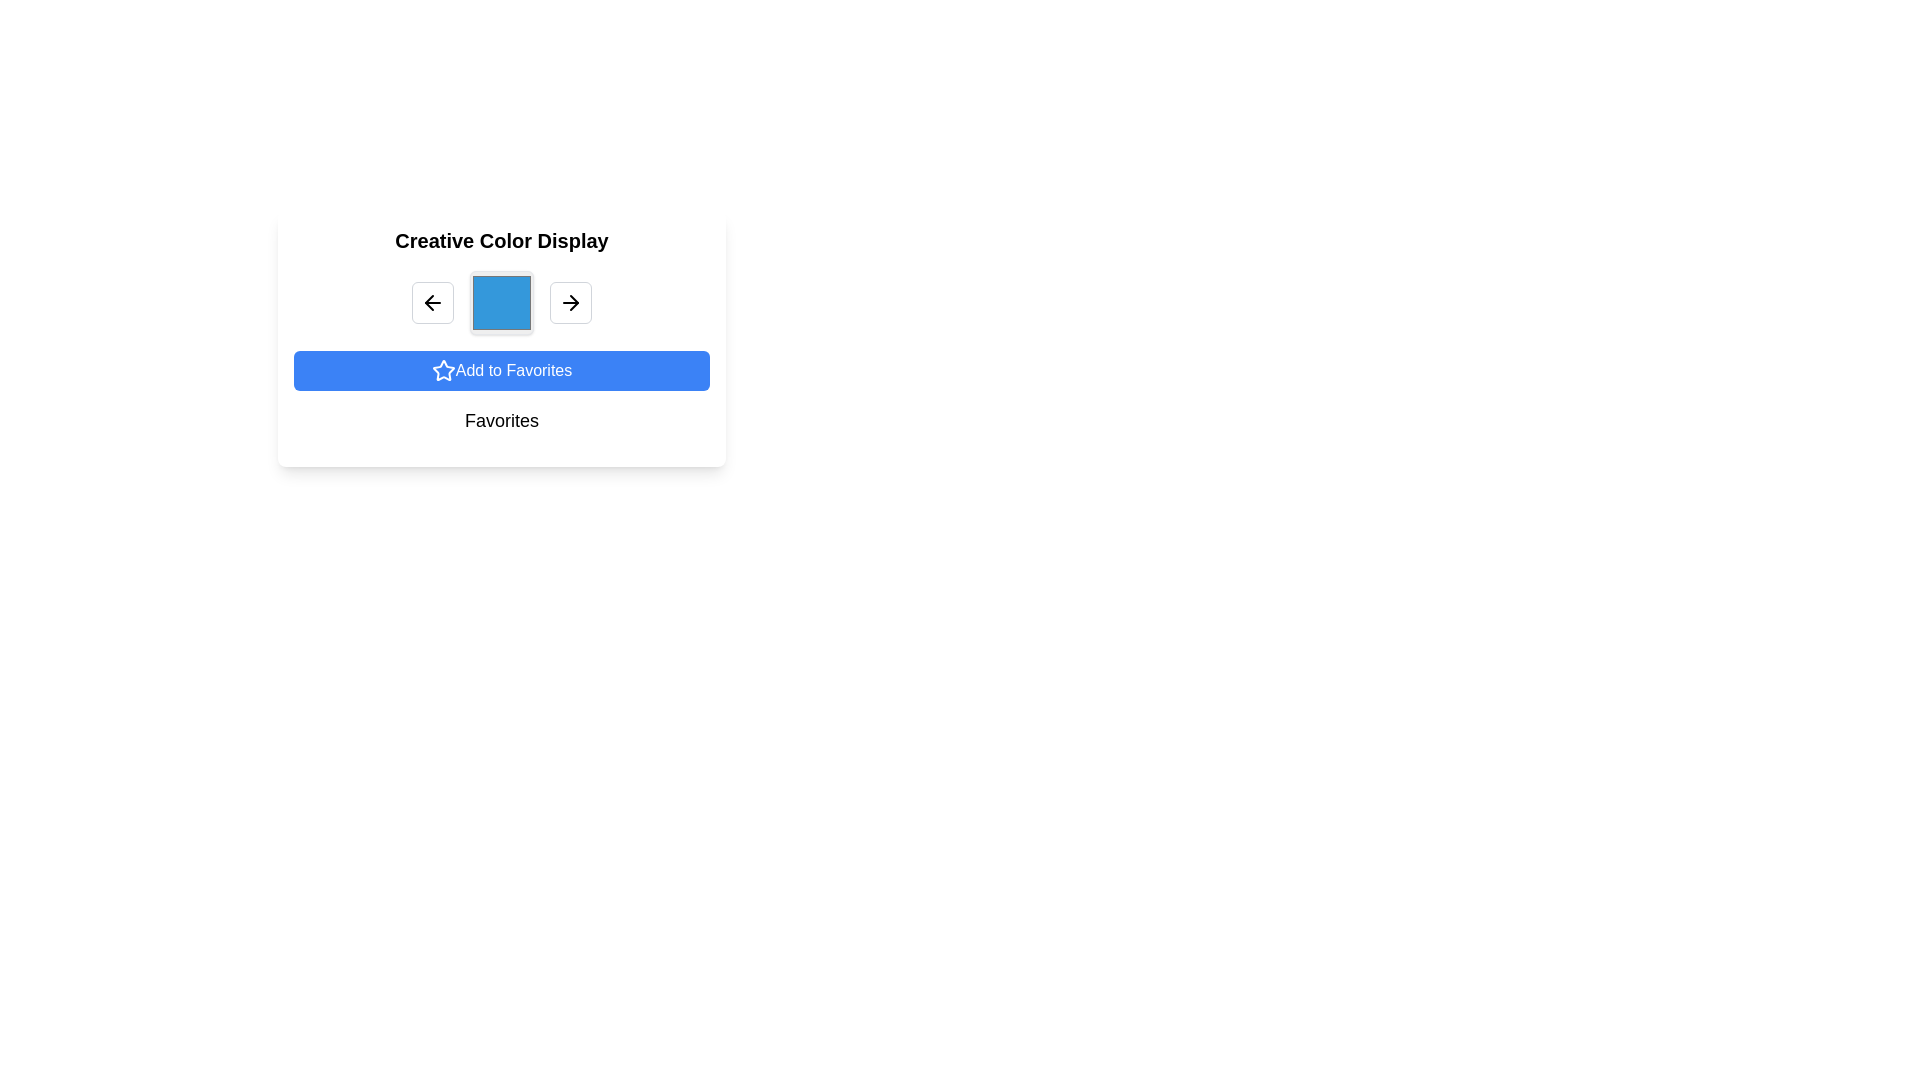  Describe the element at coordinates (442, 370) in the screenshot. I see `the star icon located to the left of the 'Add to Favorites' label on the blue button` at that location.